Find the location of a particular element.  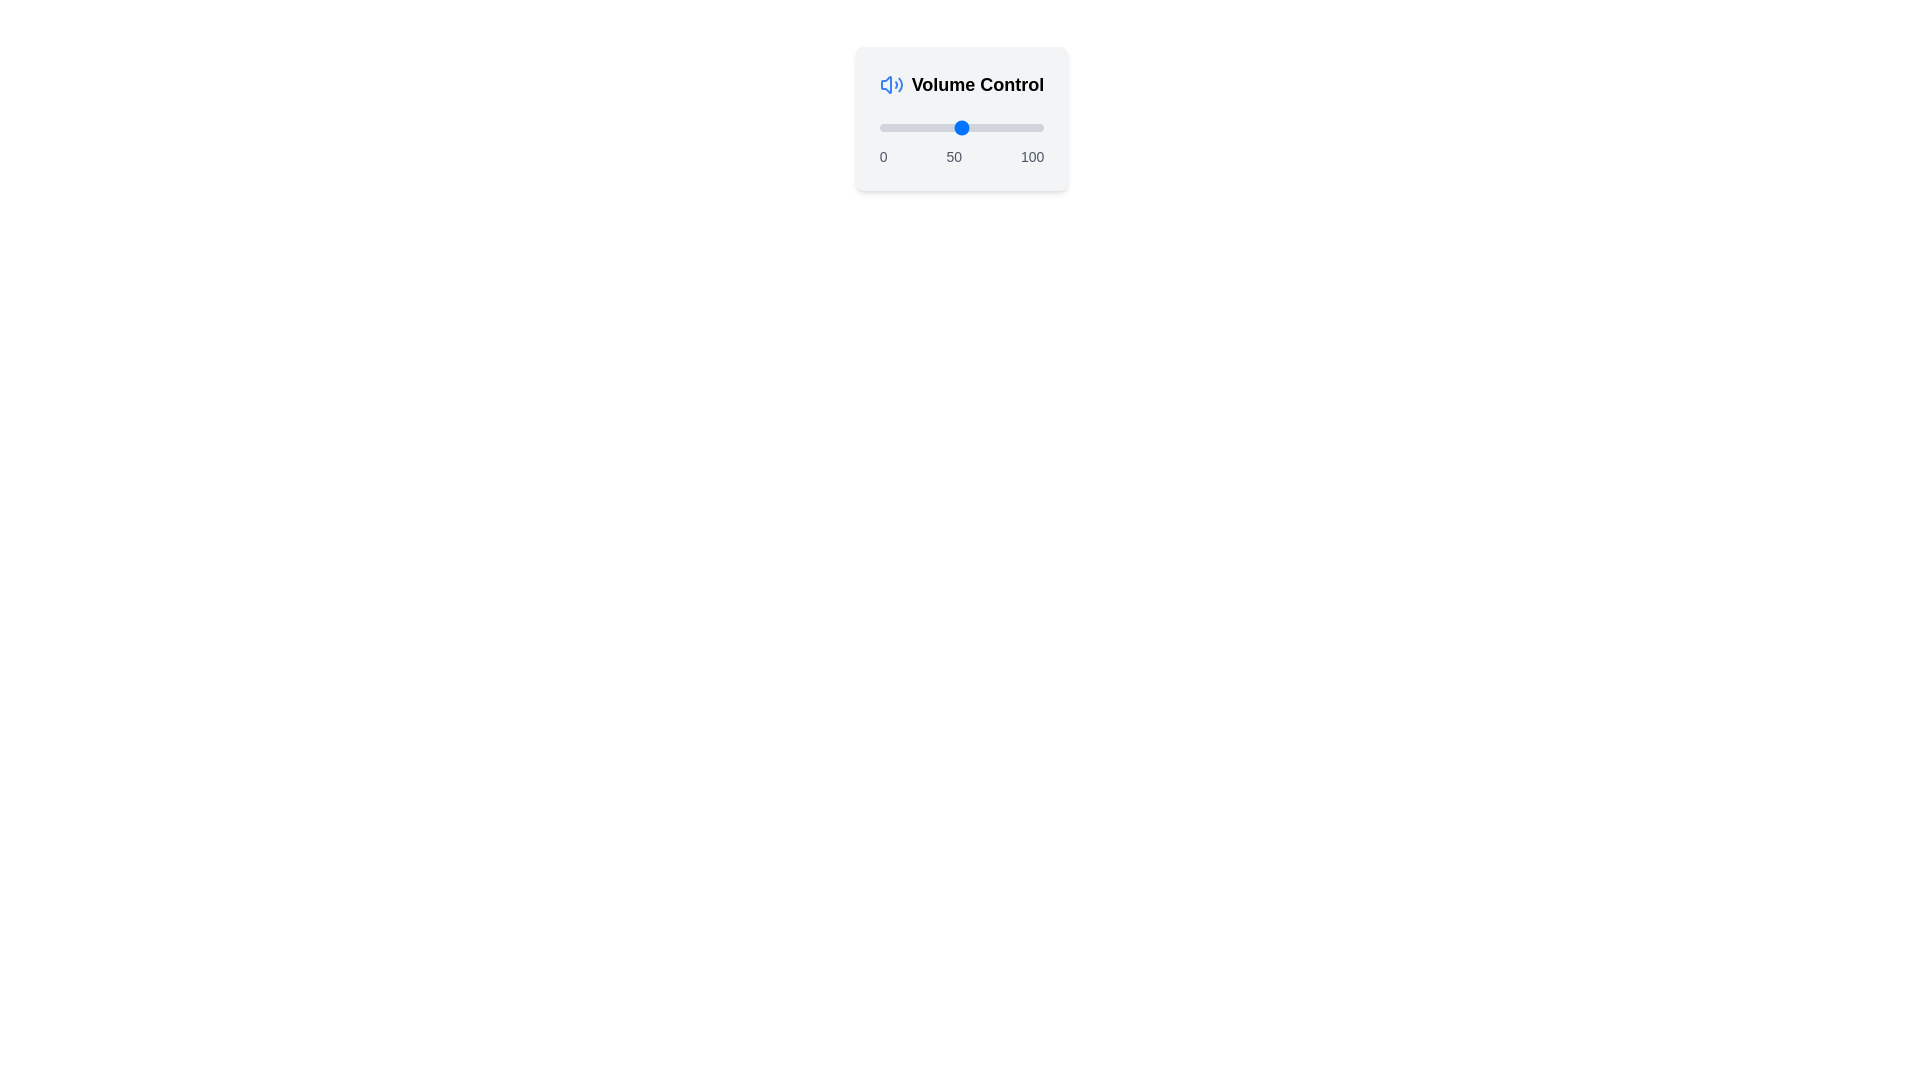

numeric labels '0', '50', and '100' displayed in gray font within the 'Volume Control' interface, located below the slider bar is located at coordinates (961, 156).